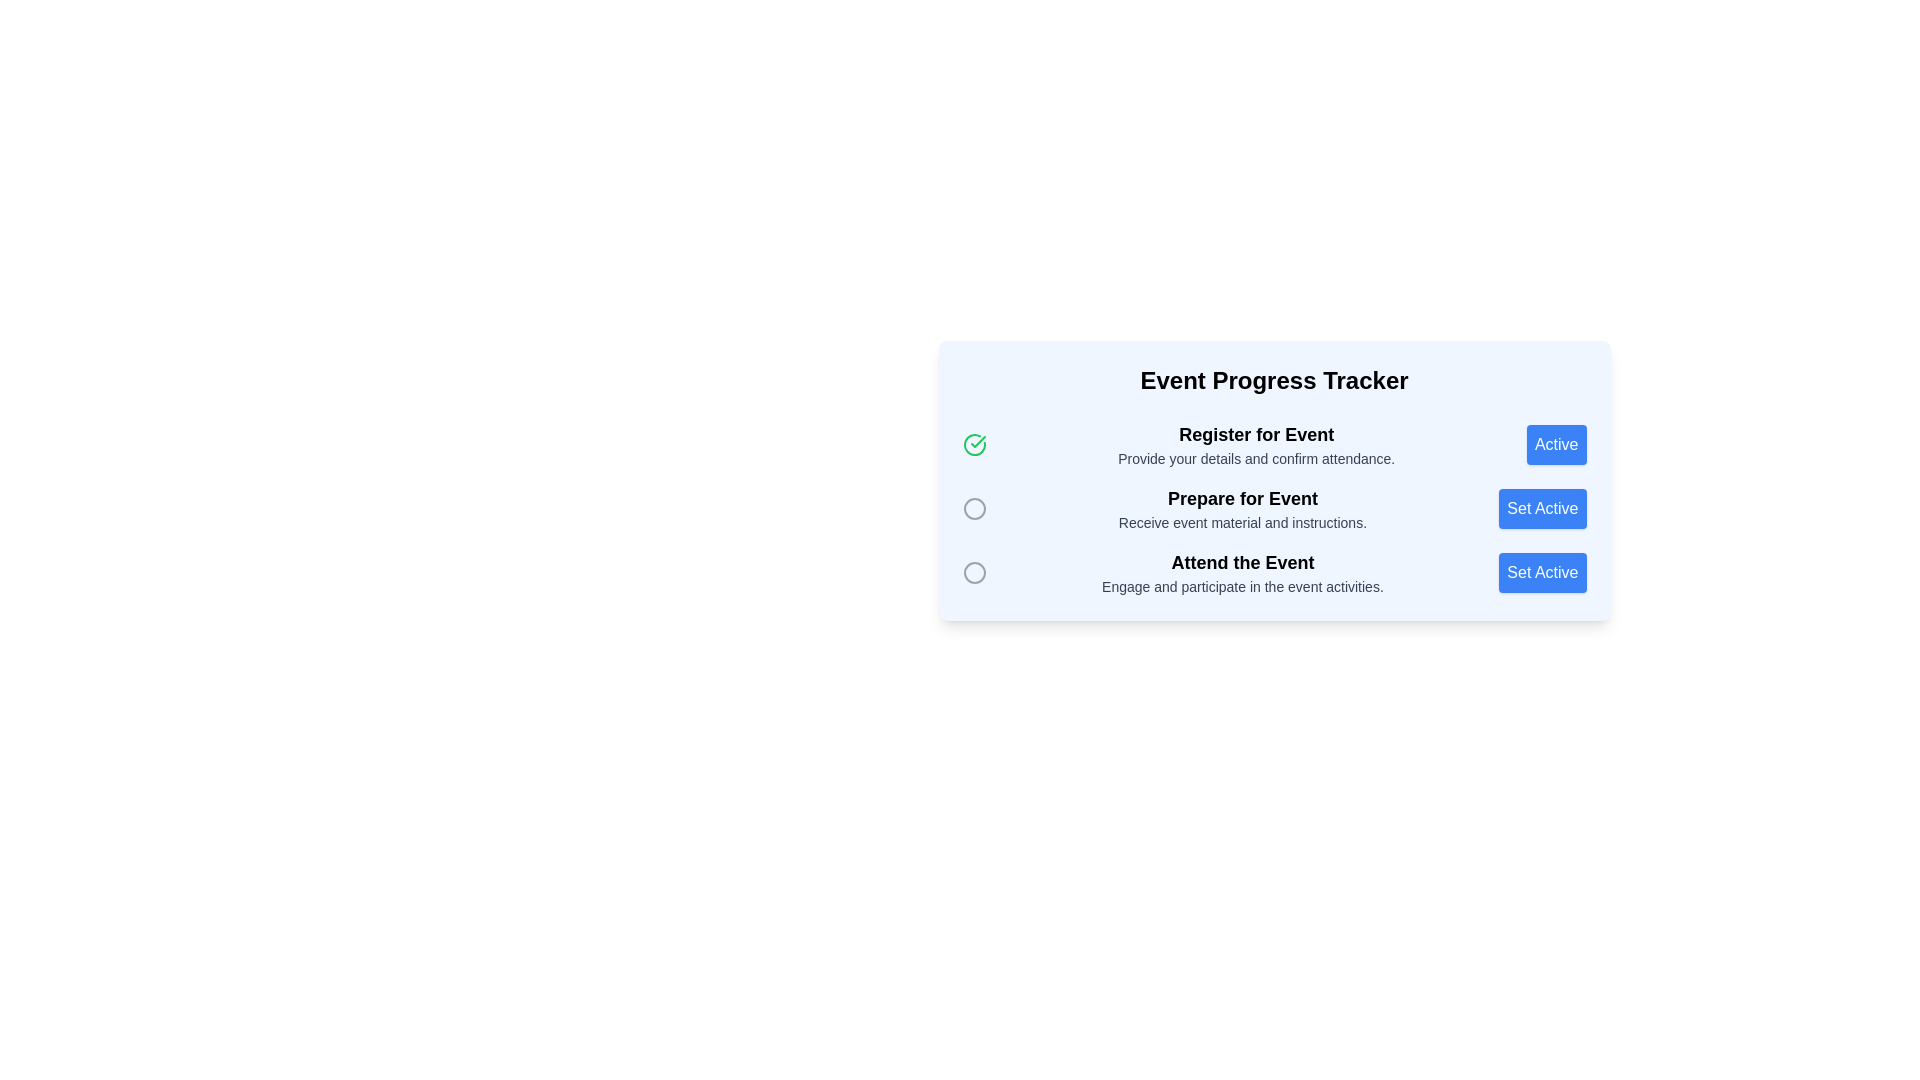 This screenshot has width=1920, height=1080. Describe the element at coordinates (974, 508) in the screenshot. I see `the state of the gray circular icon located in the second row of the progress tracker, positioned left of the 'Prepare for Event' text` at that location.